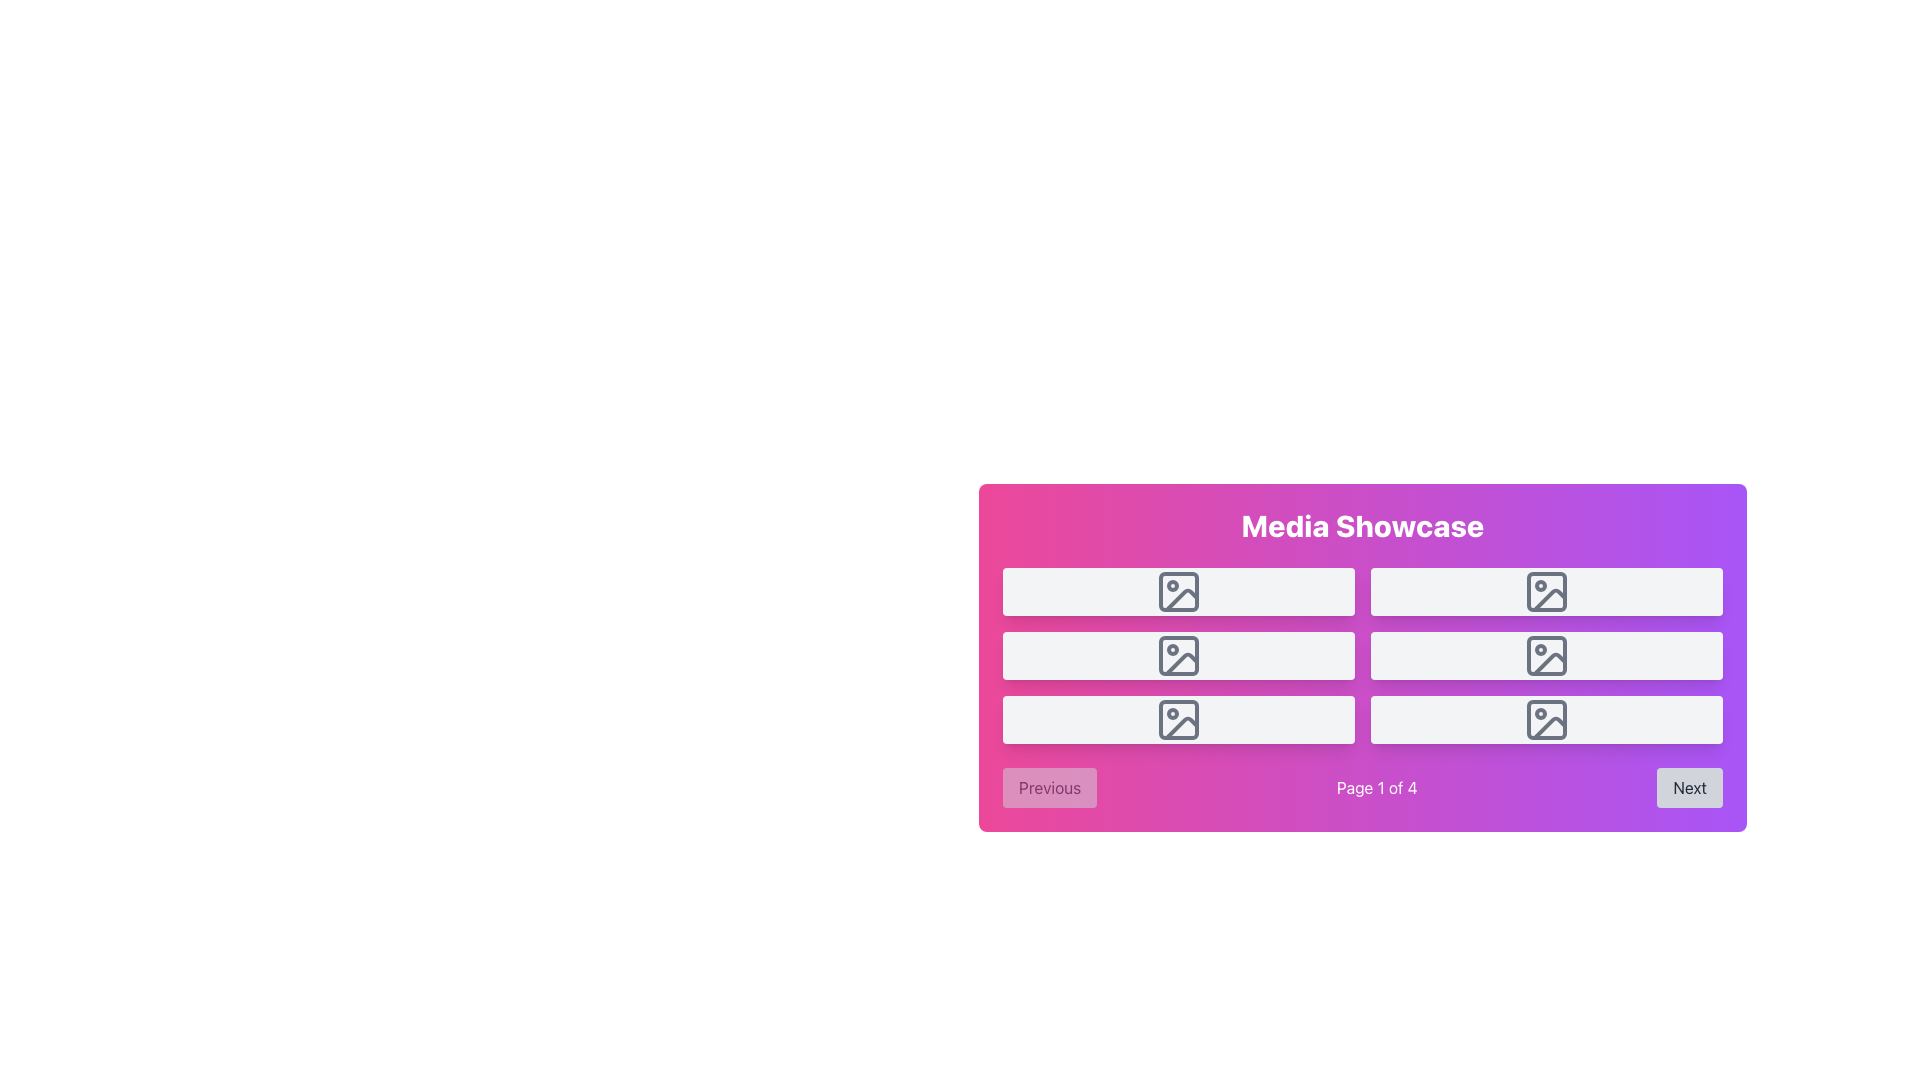 The width and height of the screenshot is (1920, 1080). What do you see at coordinates (1181, 599) in the screenshot?
I see `the vector graphic of a diagonal line segment with a curve, which is part of an icon in the leftmost column of the top row in a grid layout` at bounding box center [1181, 599].